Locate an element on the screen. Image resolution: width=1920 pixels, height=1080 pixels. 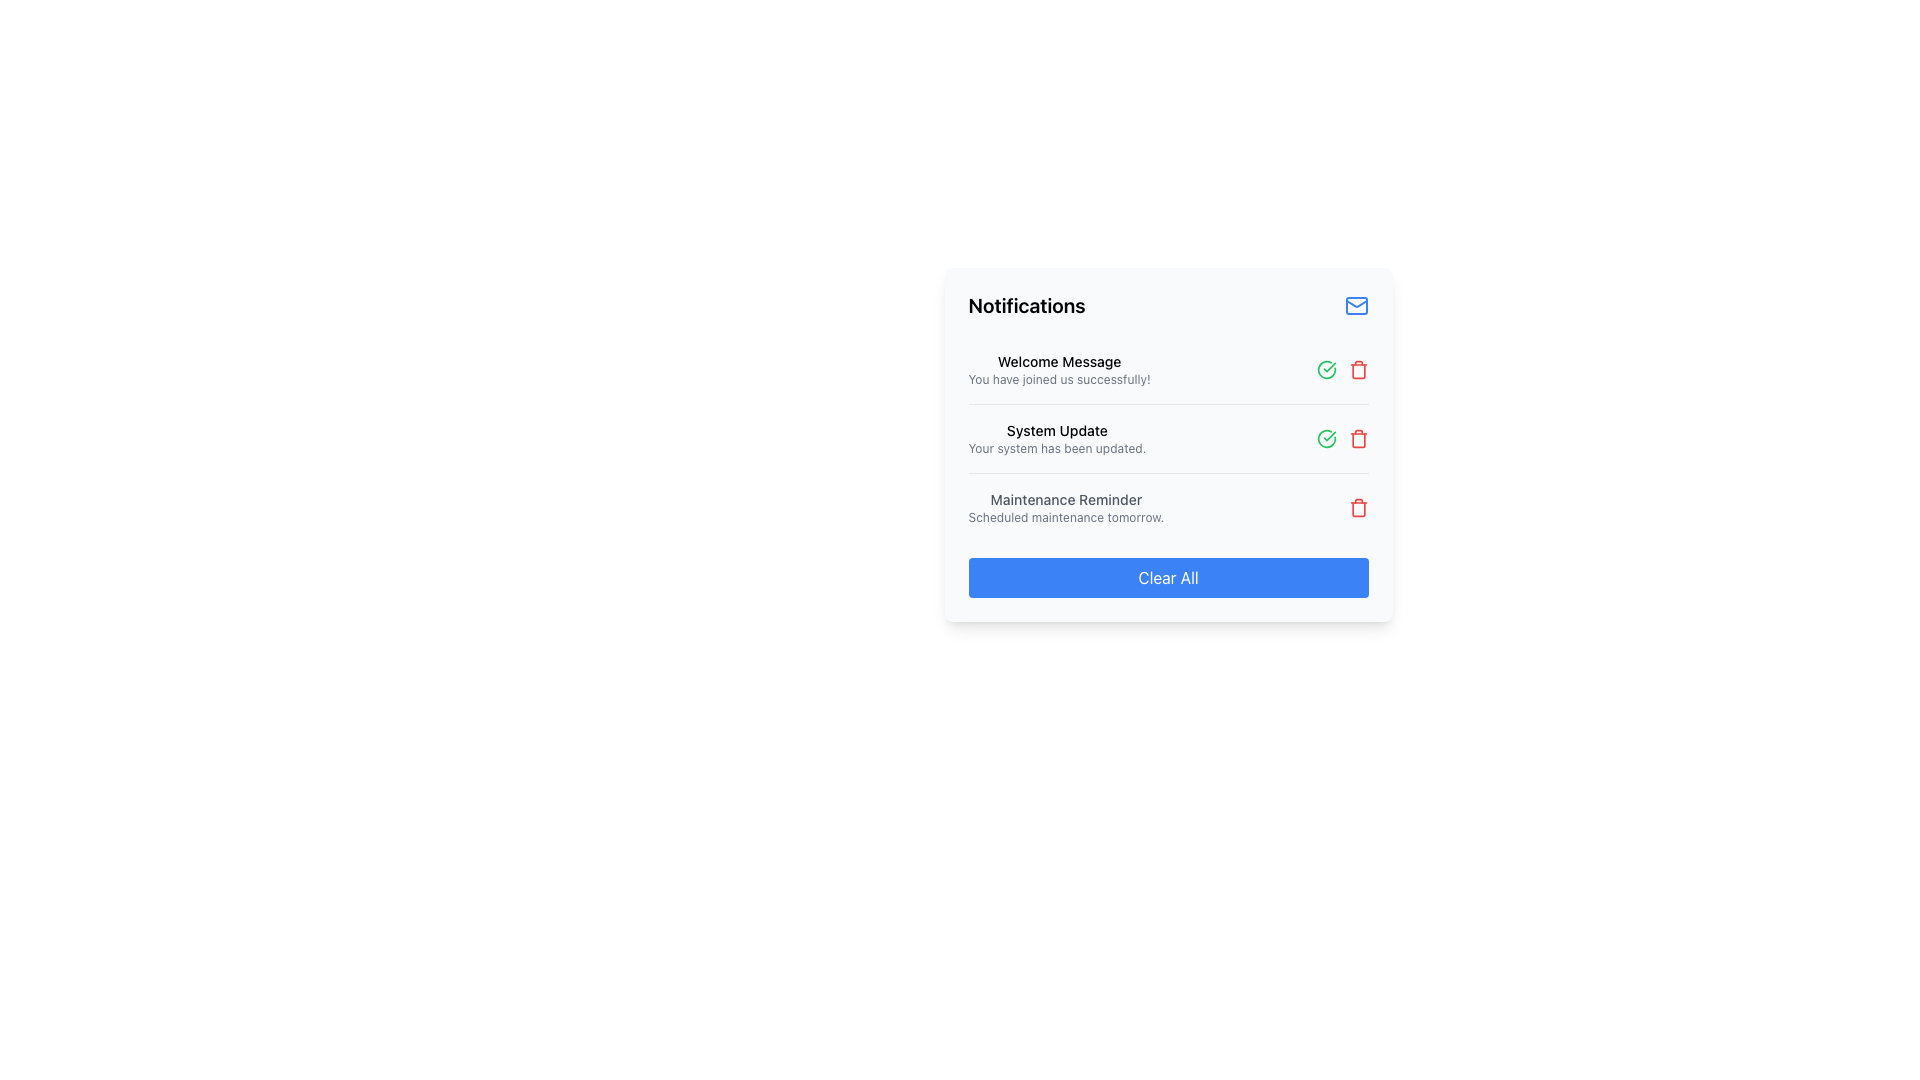
the text label displaying 'Welcome Message' which is styled in a small, medium-weight black font and is positioned at the top left corner of the notification card is located at coordinates (1058, 362).